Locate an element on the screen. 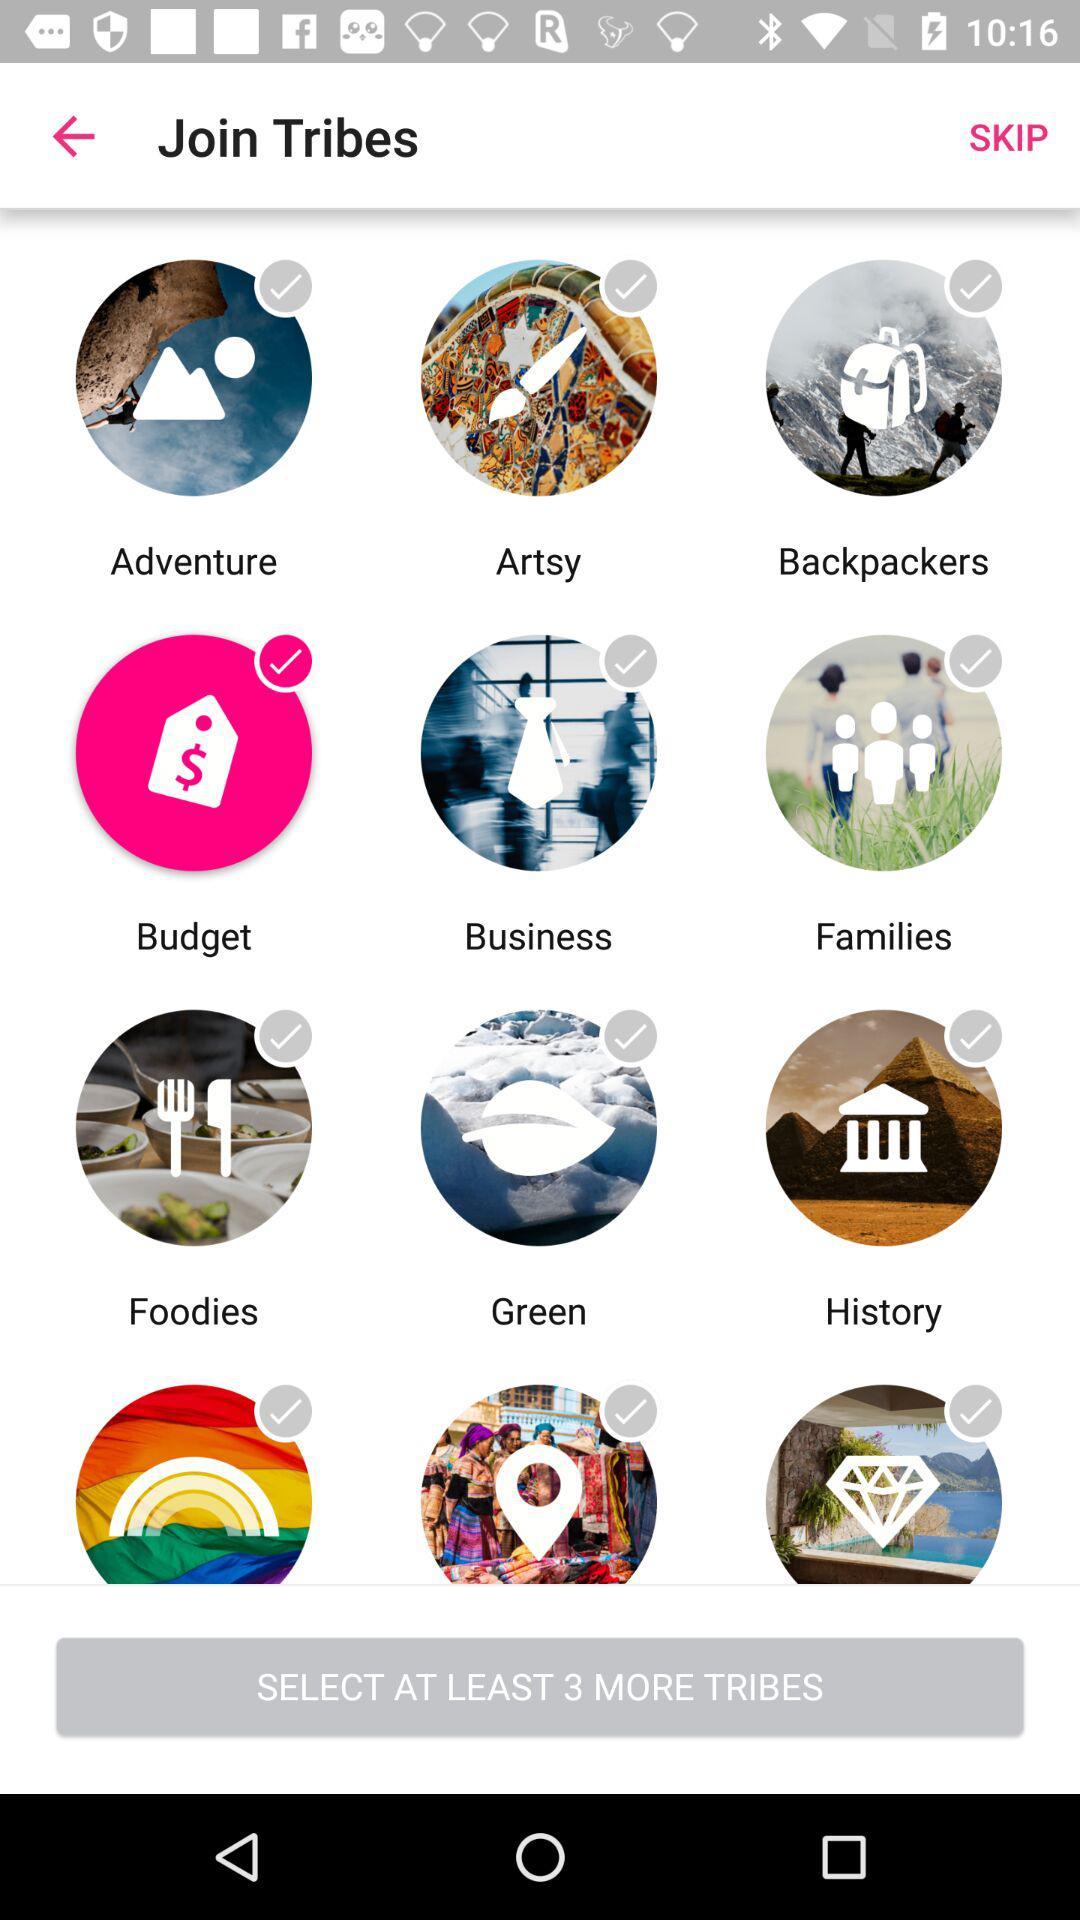 This screenshot has width=1080, height=1920. the article is located at coordinates (882, 746).